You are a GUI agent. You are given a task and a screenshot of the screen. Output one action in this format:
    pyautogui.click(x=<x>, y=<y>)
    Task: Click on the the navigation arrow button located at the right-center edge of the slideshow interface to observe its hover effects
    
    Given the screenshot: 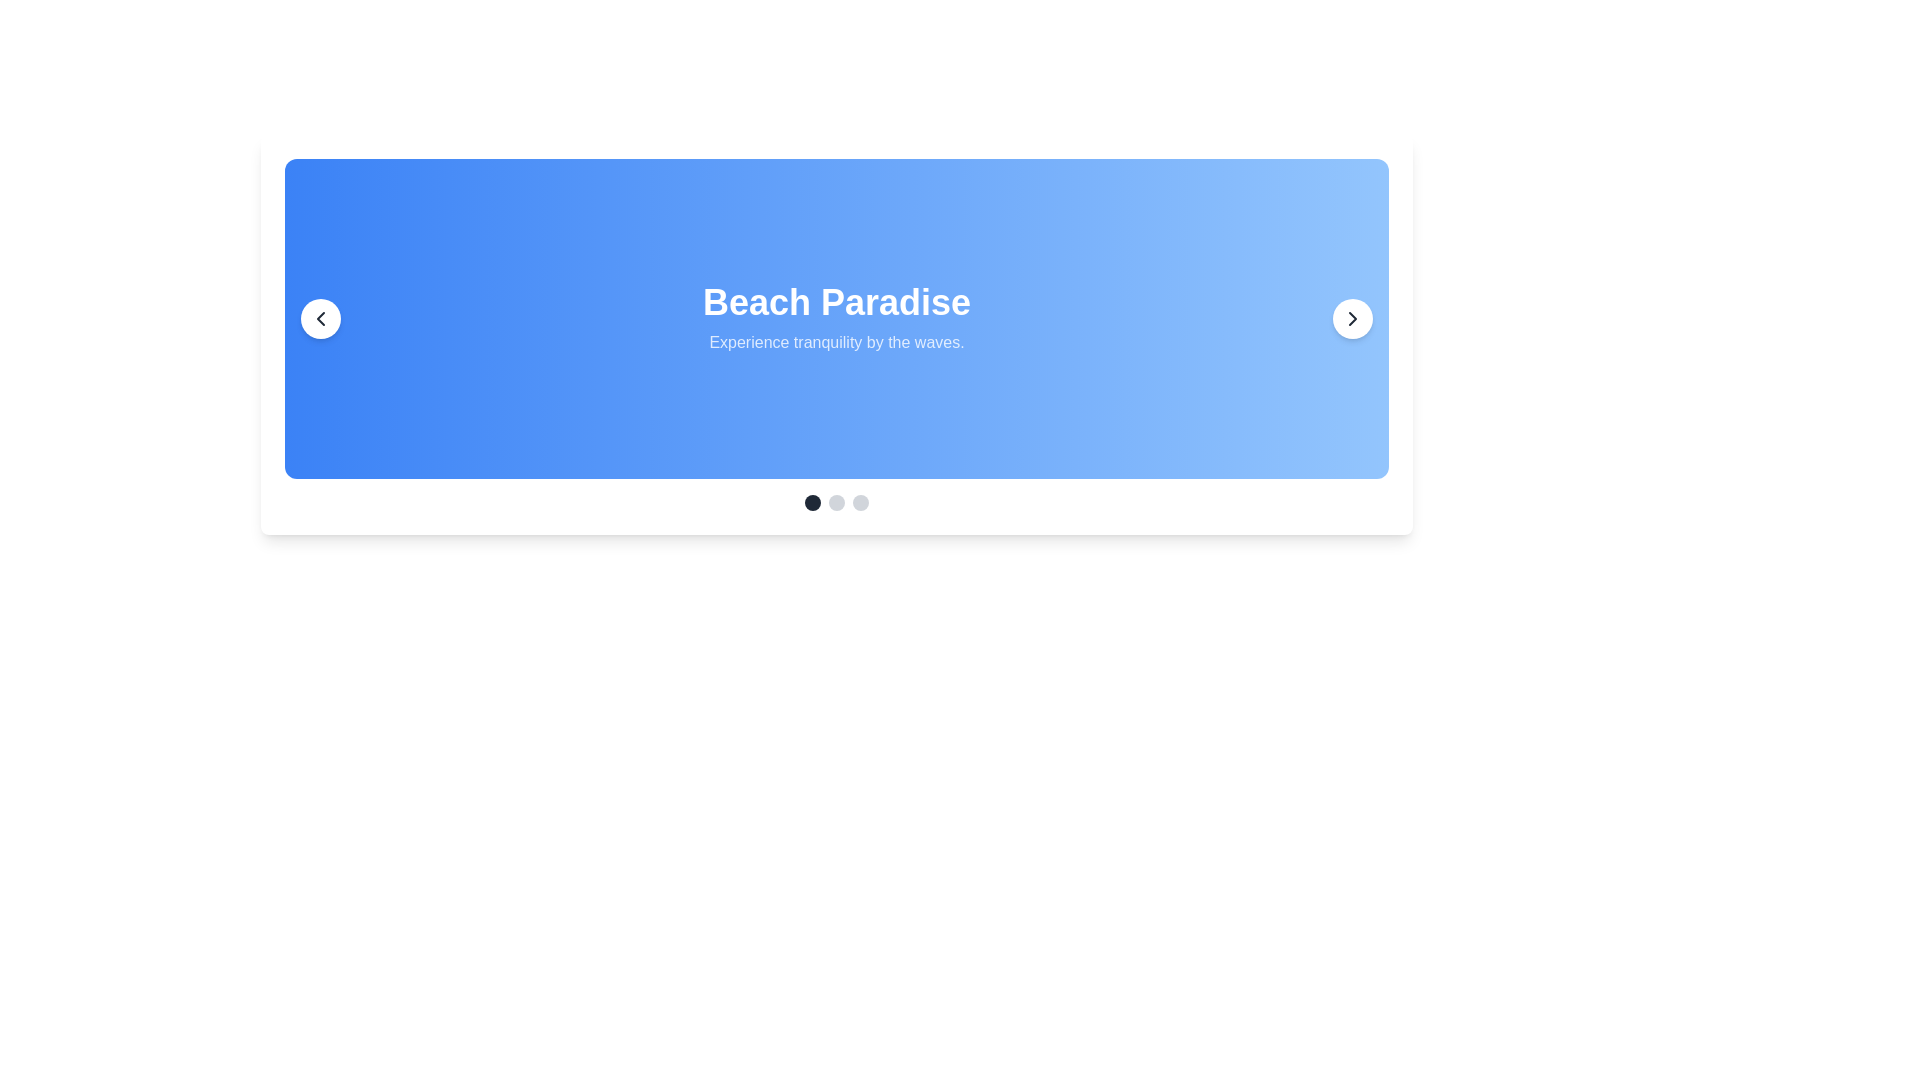 What is the action you would take?
    pyautogui.click(x=1353, y=318)
    